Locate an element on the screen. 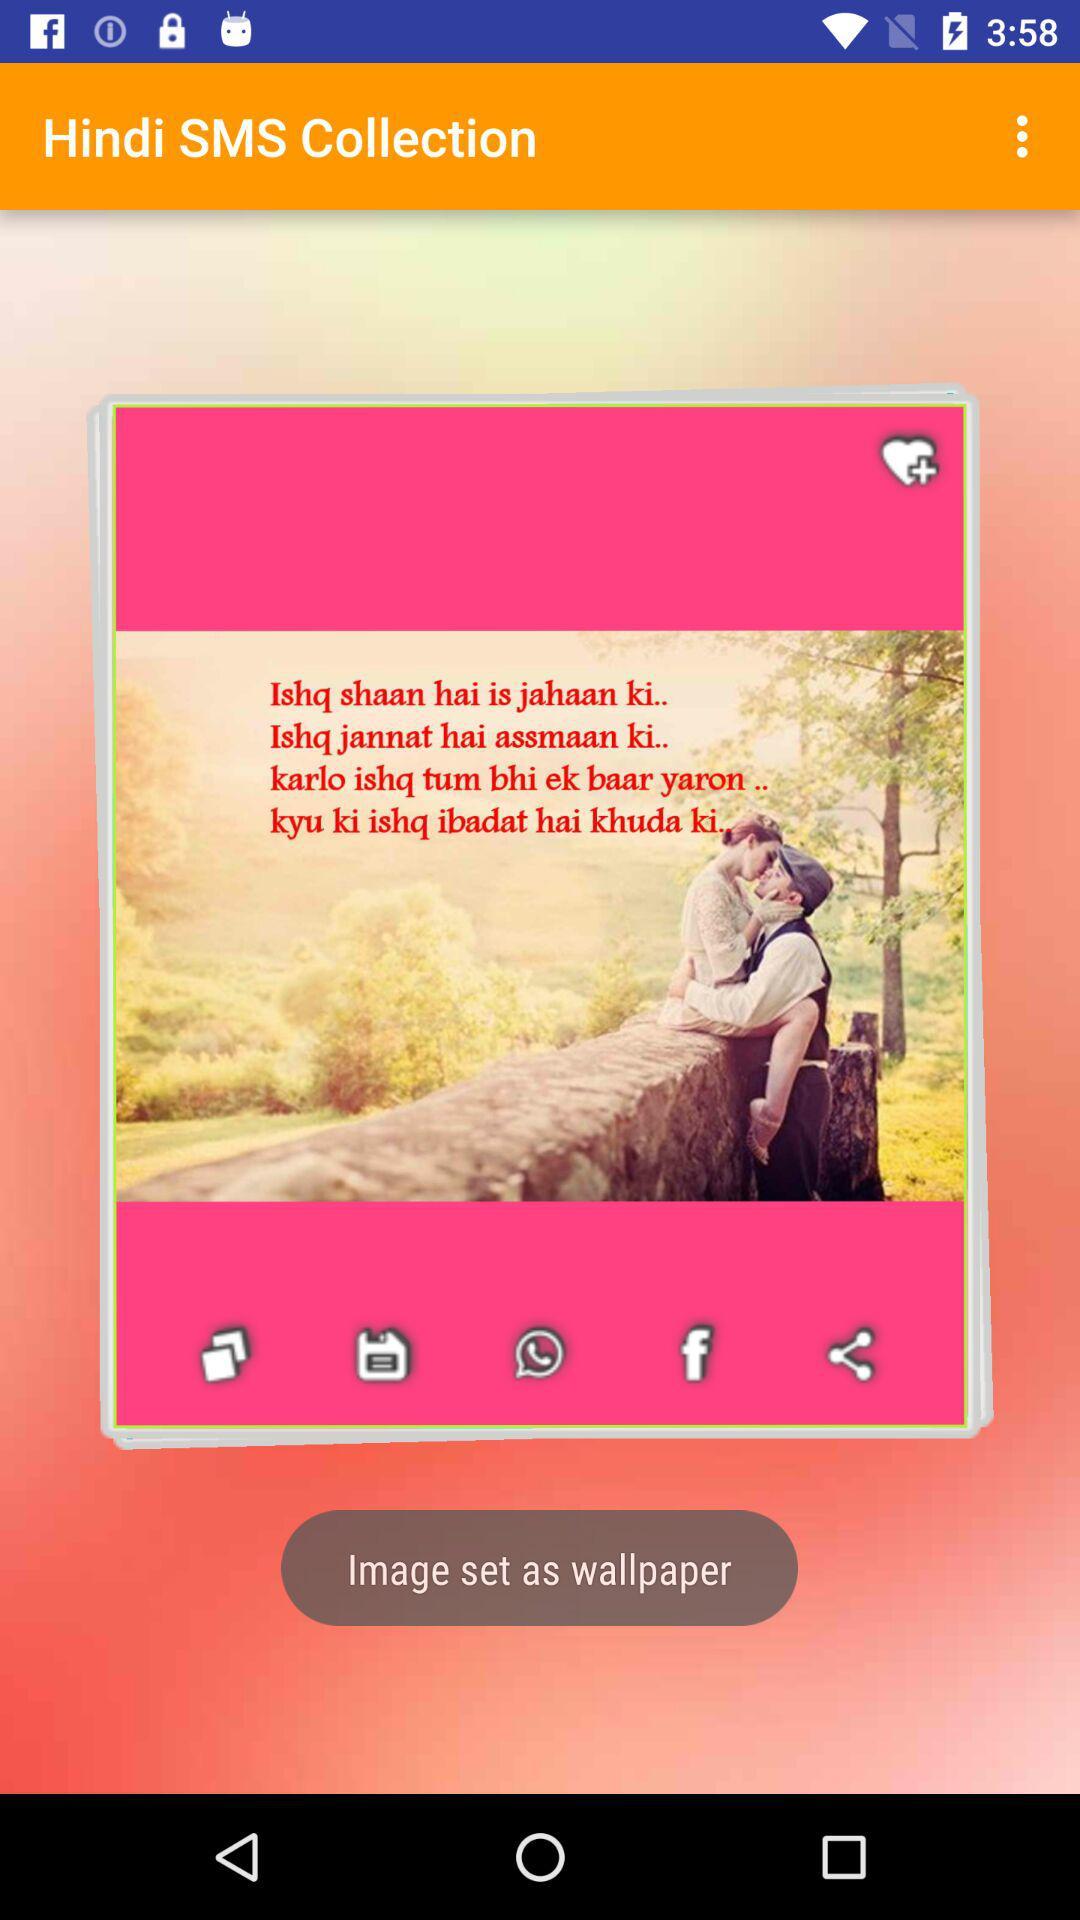 The height and width of the screenshot is (1920, 1080). the time icon is located at coordinates (551, 1354).